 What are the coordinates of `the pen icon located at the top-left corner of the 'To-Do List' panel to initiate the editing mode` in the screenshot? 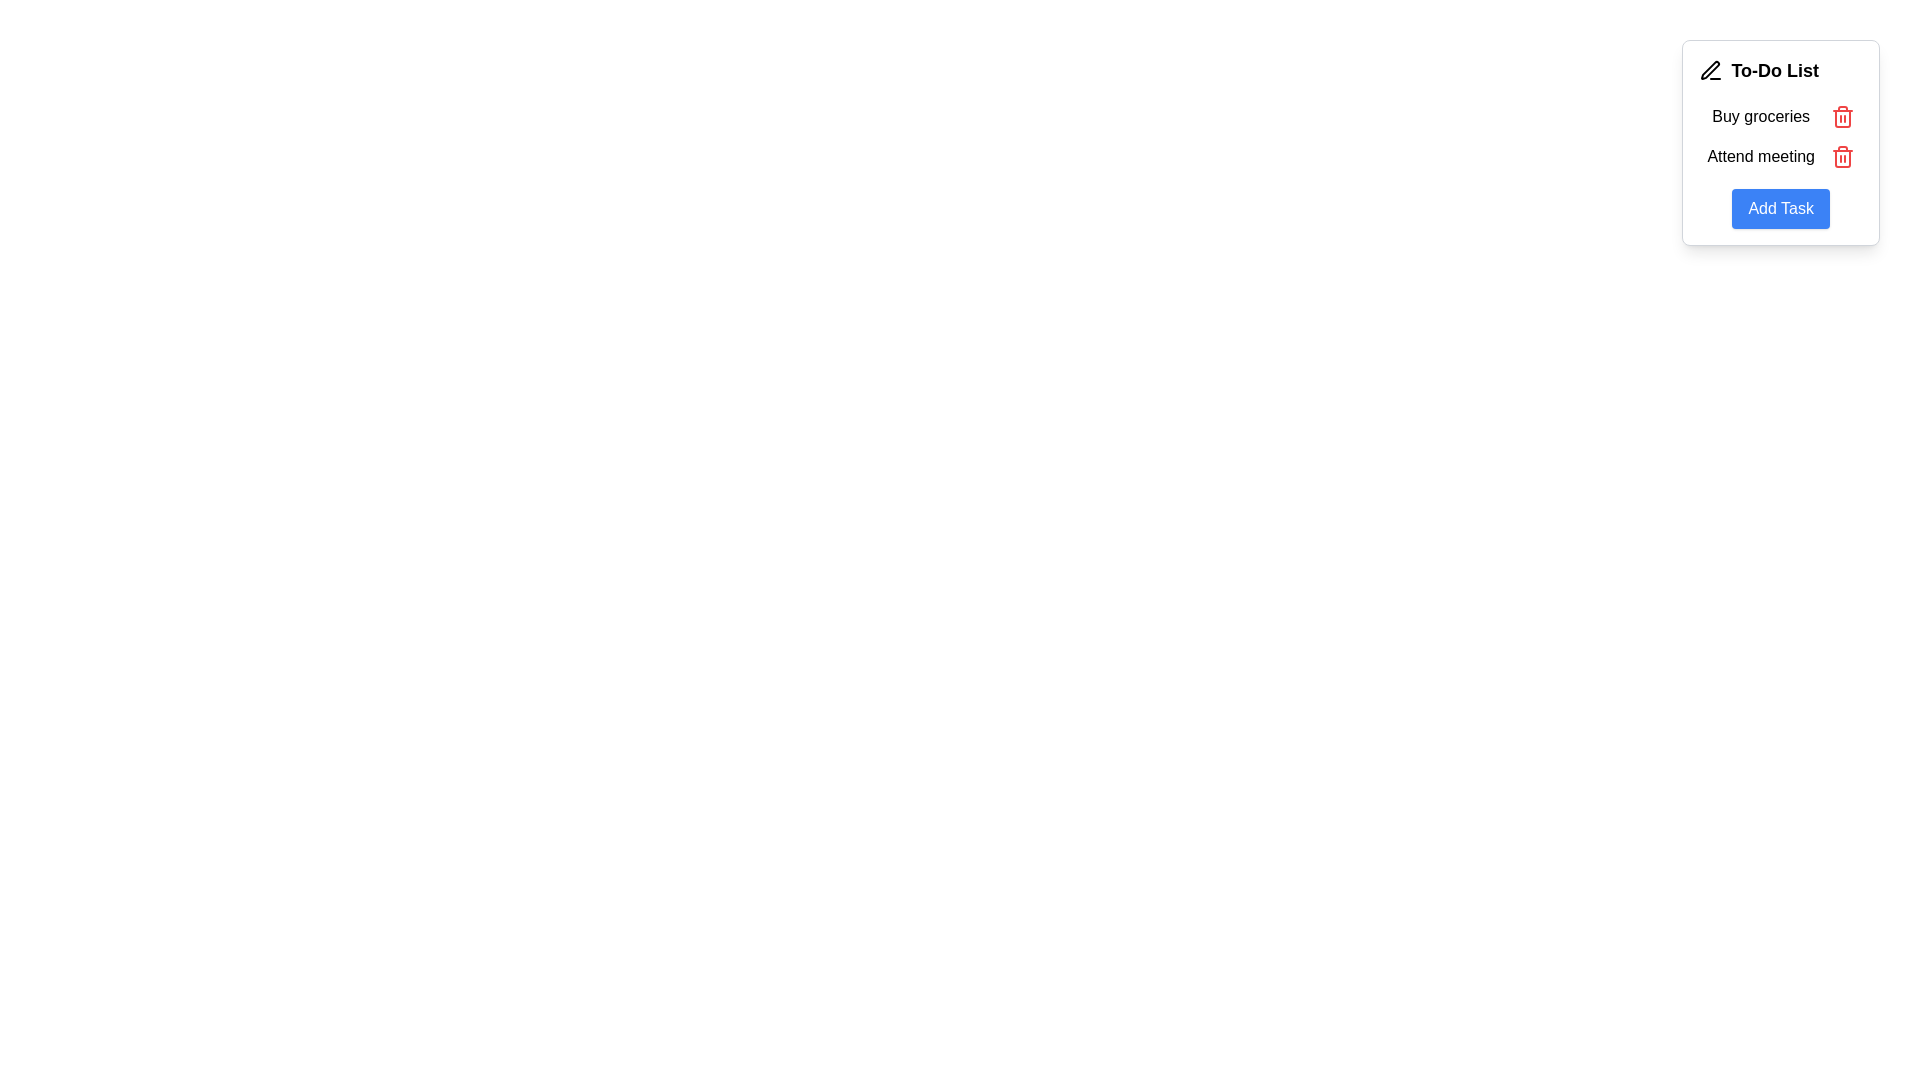 It's located at (1708, 68).